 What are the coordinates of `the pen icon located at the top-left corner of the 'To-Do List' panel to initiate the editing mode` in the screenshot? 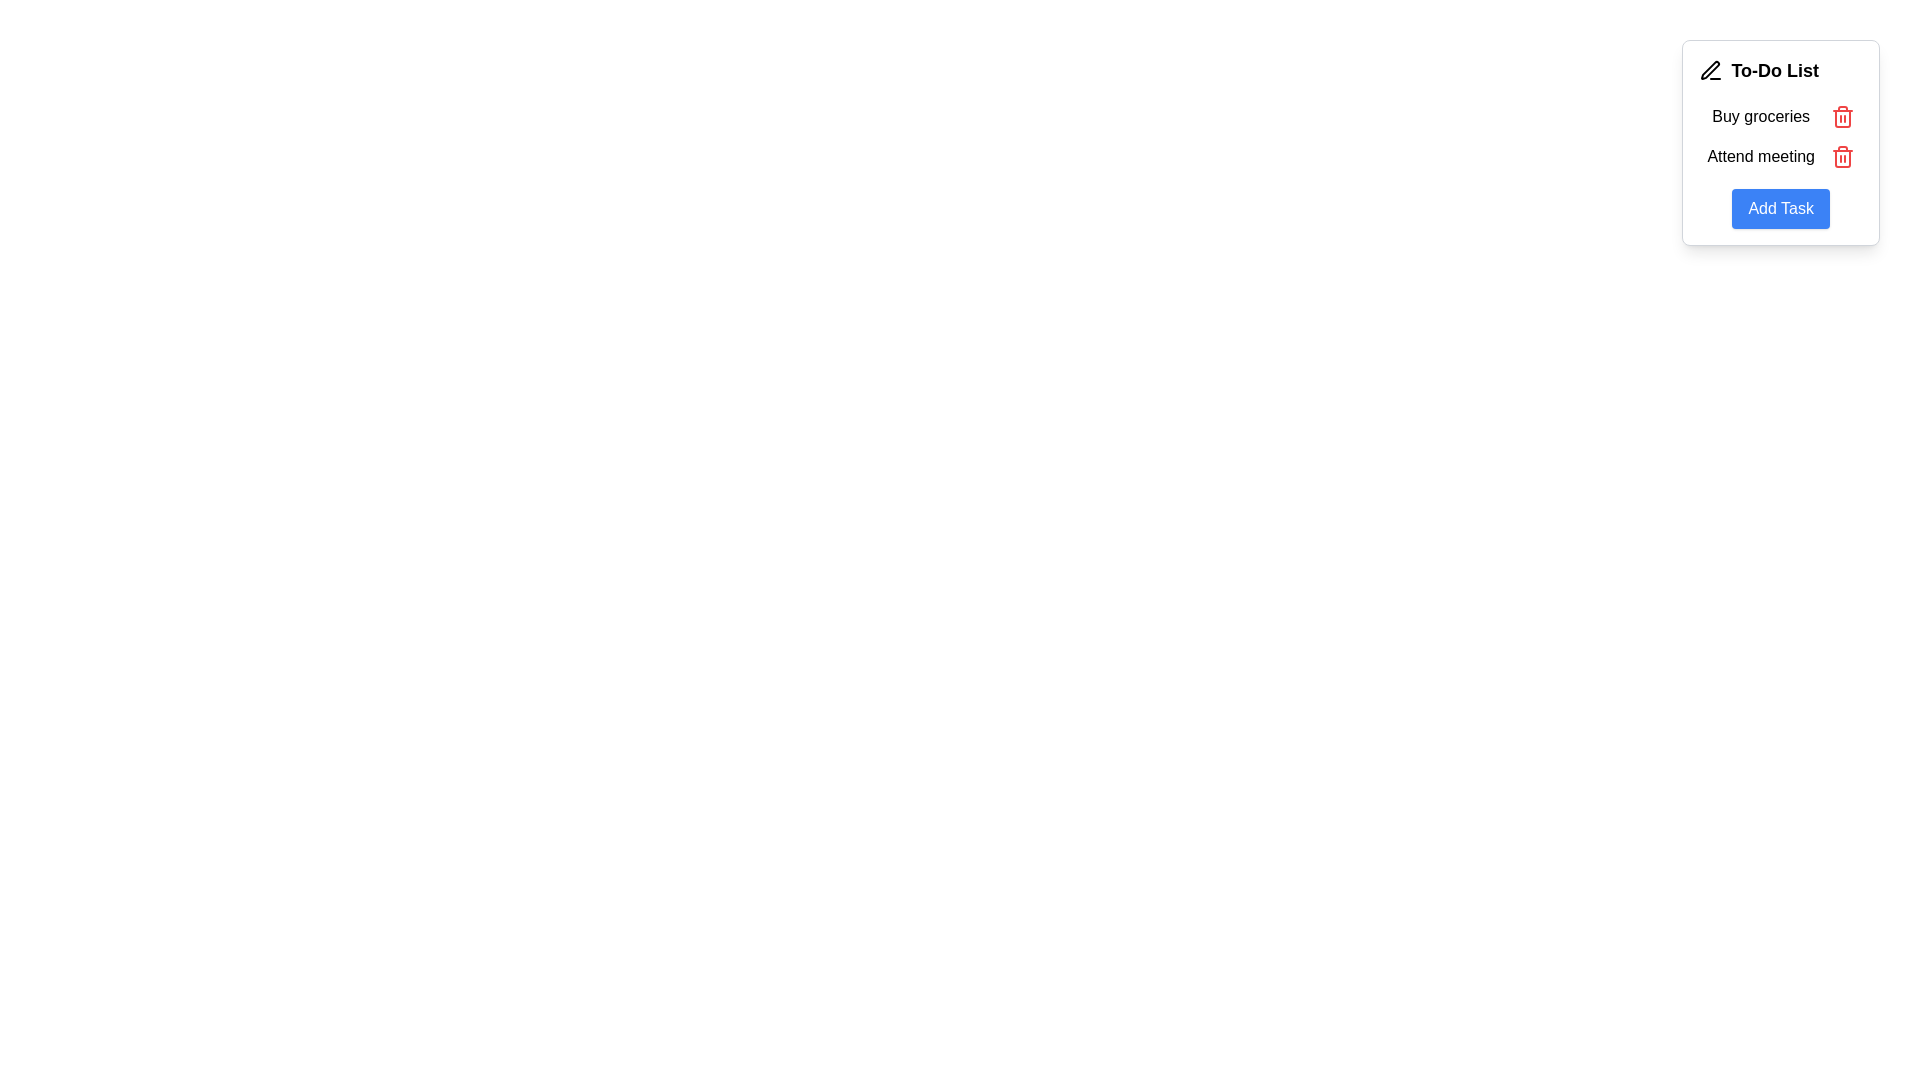 It's located at (1708, 68).